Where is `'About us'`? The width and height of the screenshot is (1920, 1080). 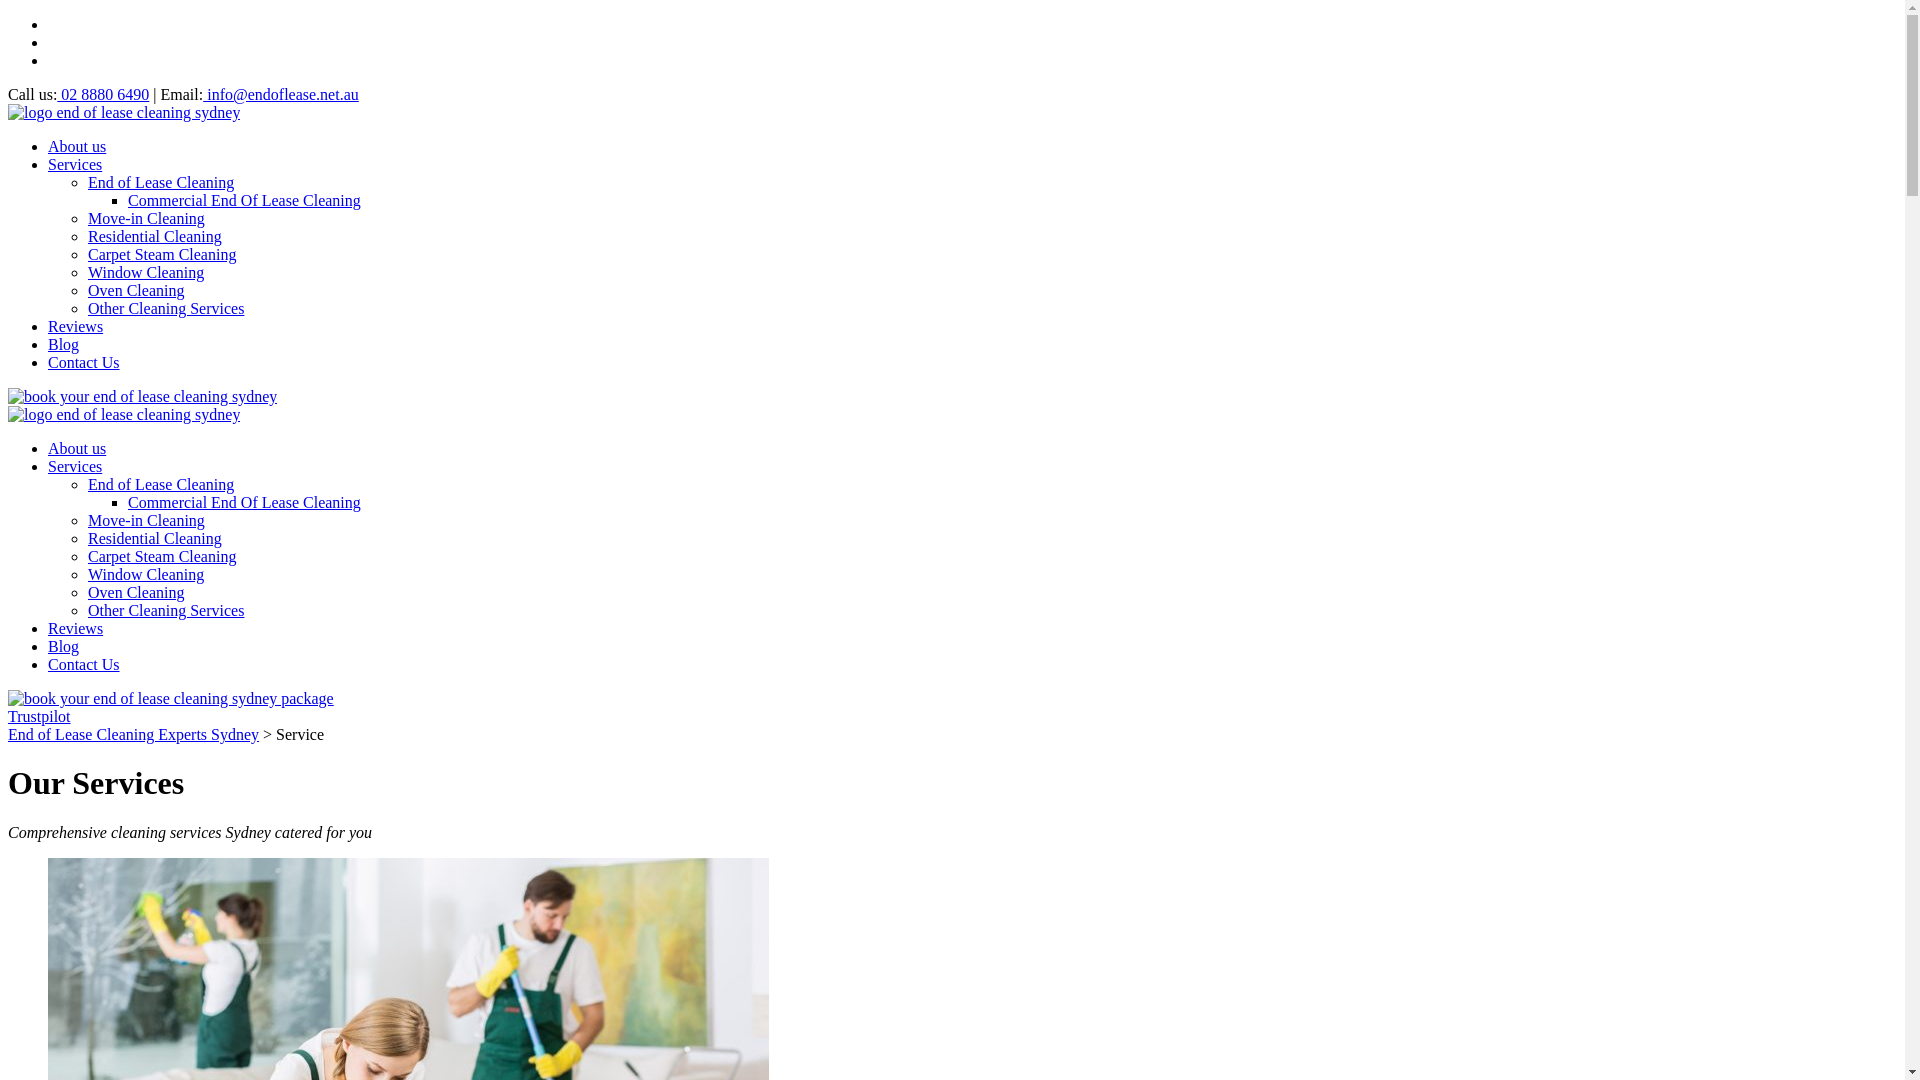
'About us' is located at coordinates (76, 447).